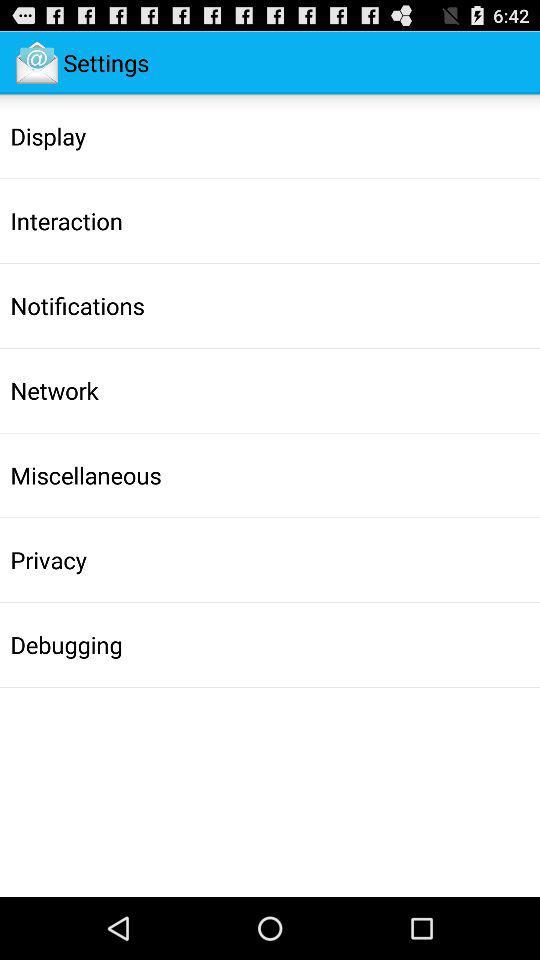  I want to click on the item above privacy icon, so click(85, 475).